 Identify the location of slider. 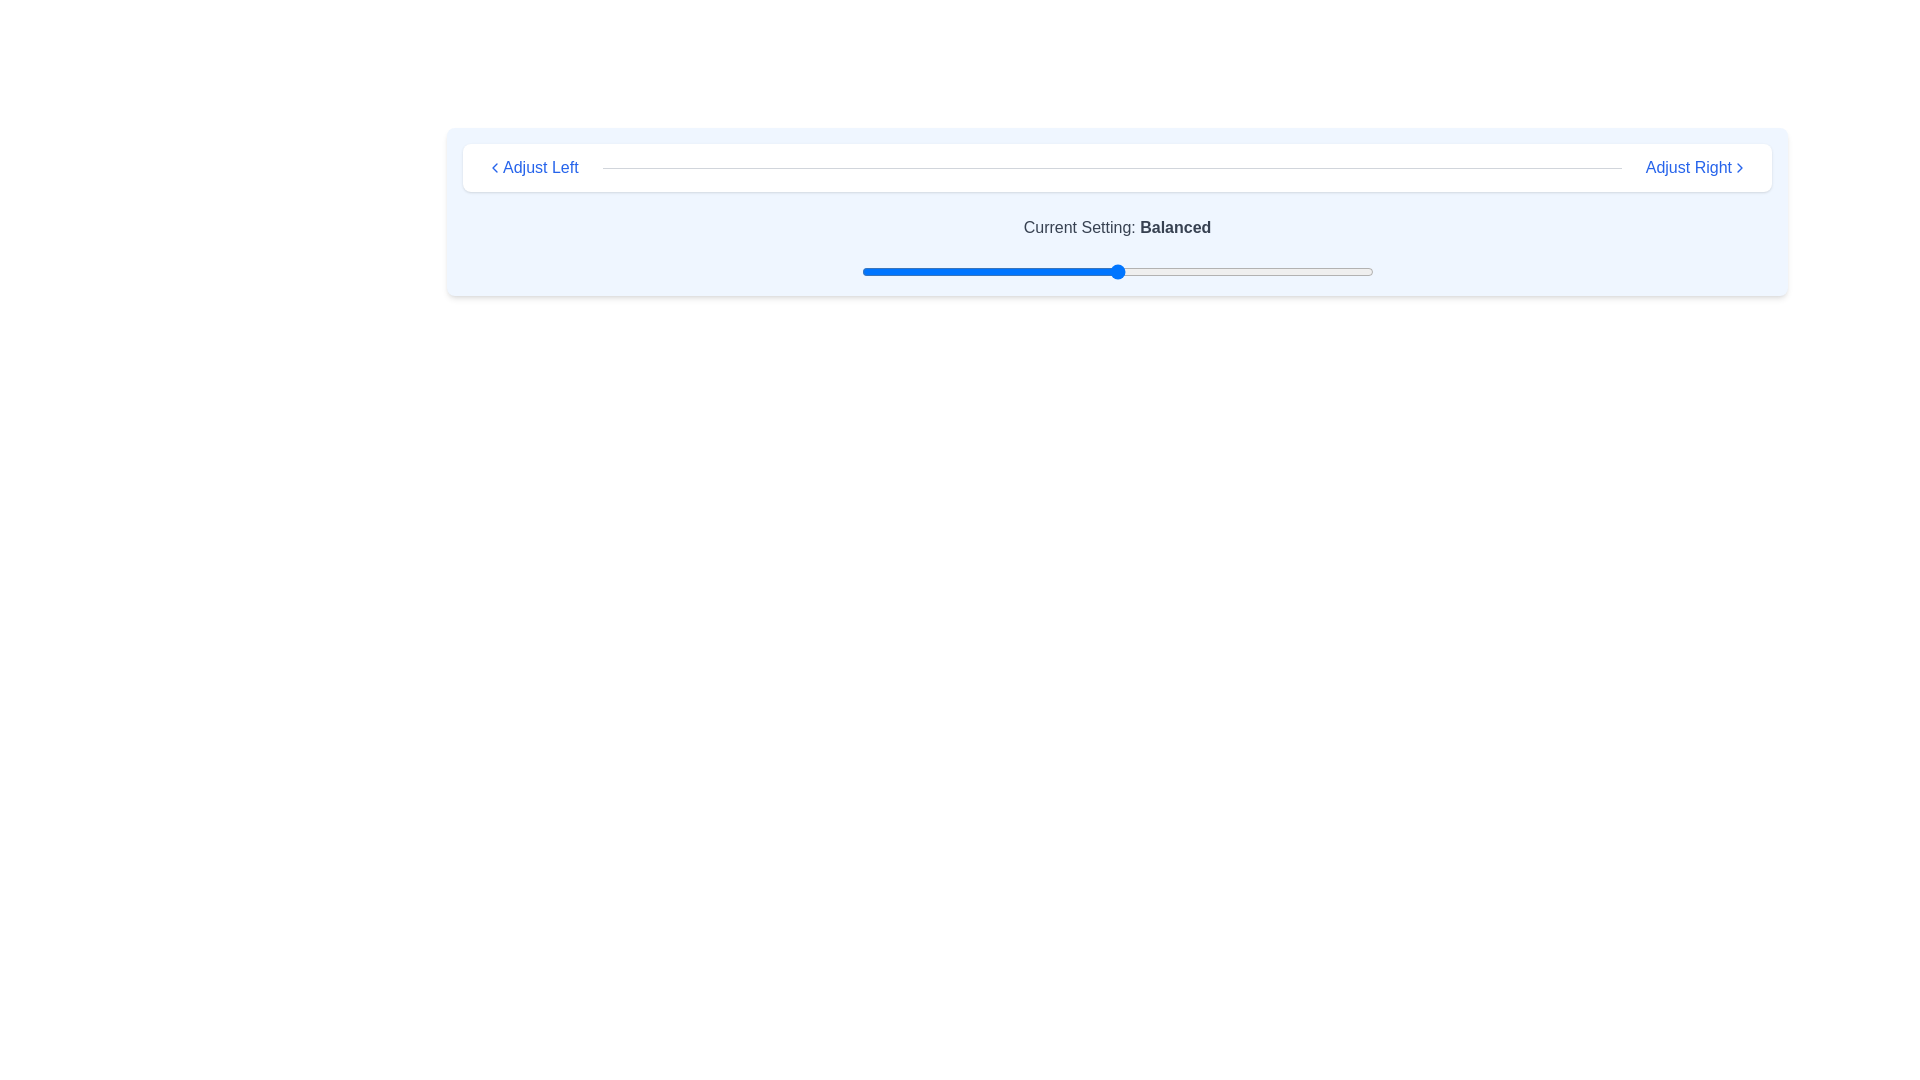
(1085, 272).